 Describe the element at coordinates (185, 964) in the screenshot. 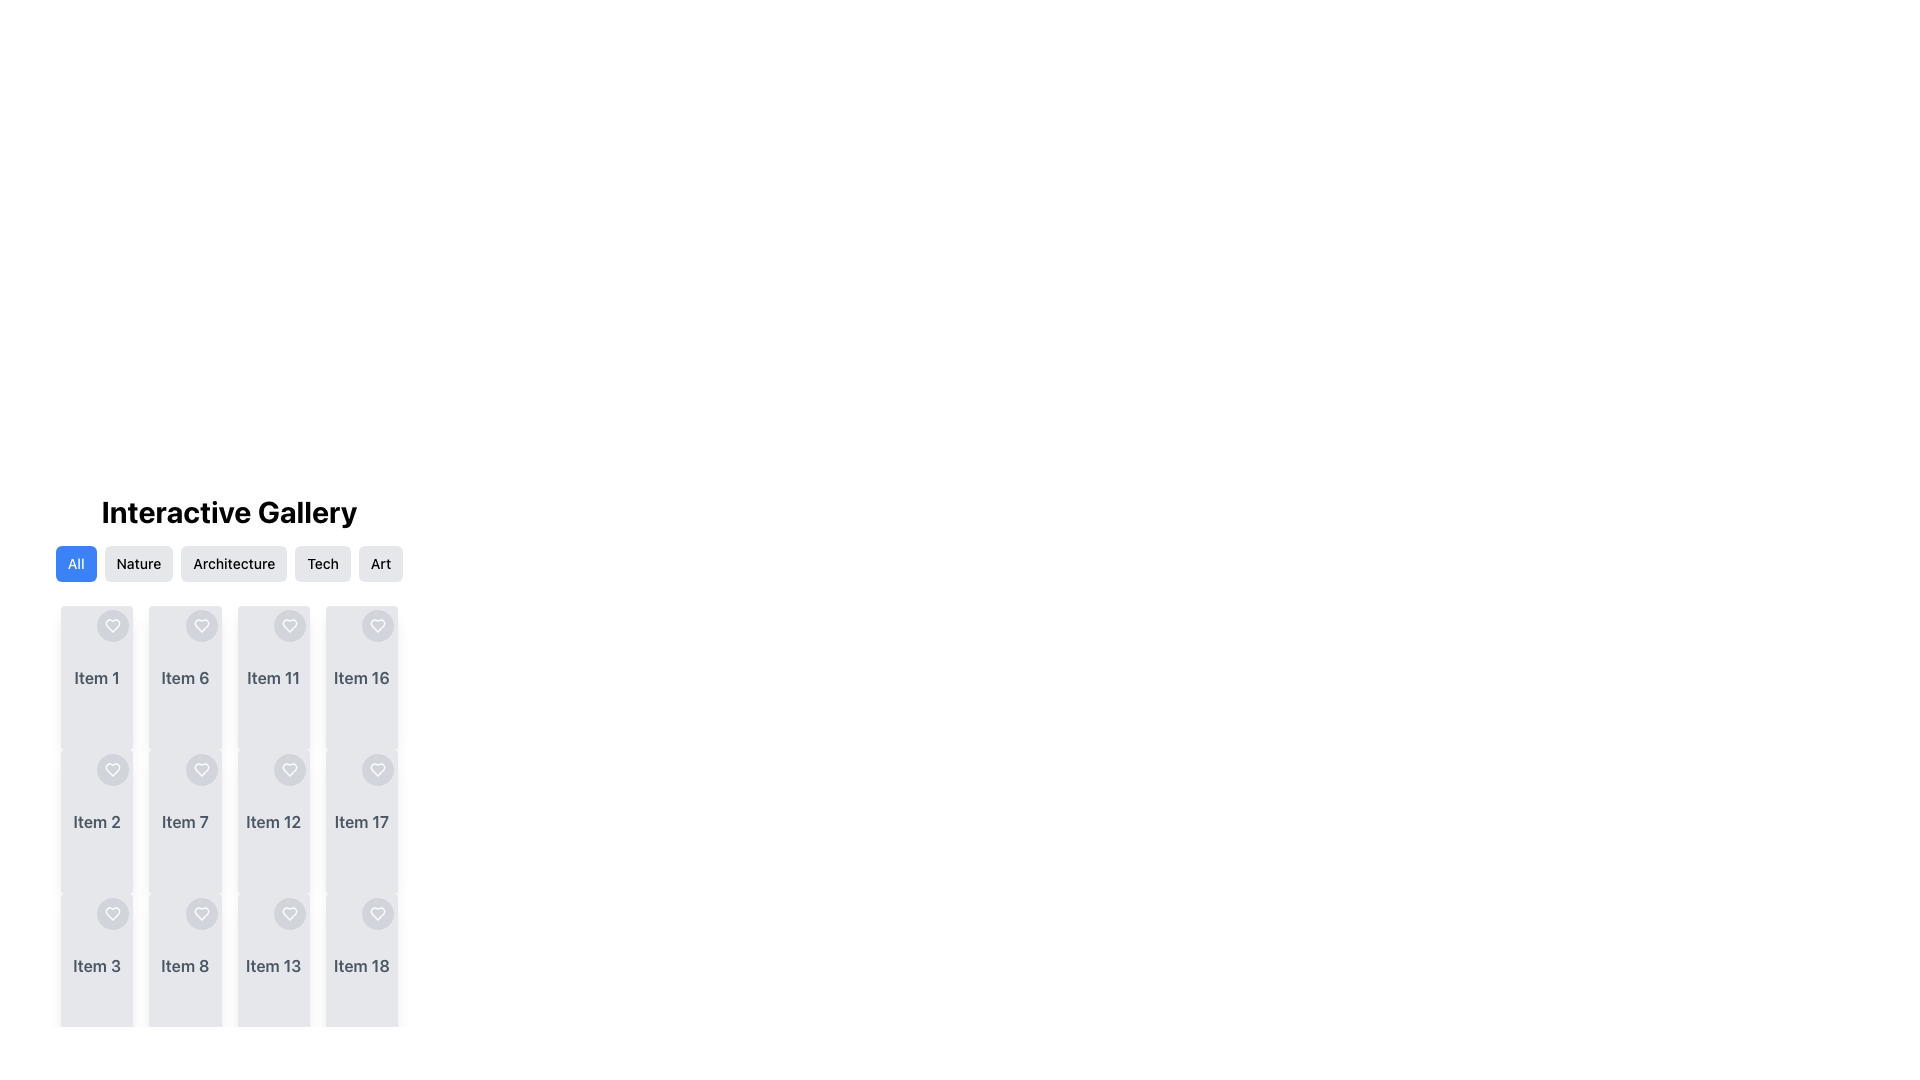

I see `the button located at the bottom center of the card for 'Item 8' in the second column and third row of the grid` at that location.